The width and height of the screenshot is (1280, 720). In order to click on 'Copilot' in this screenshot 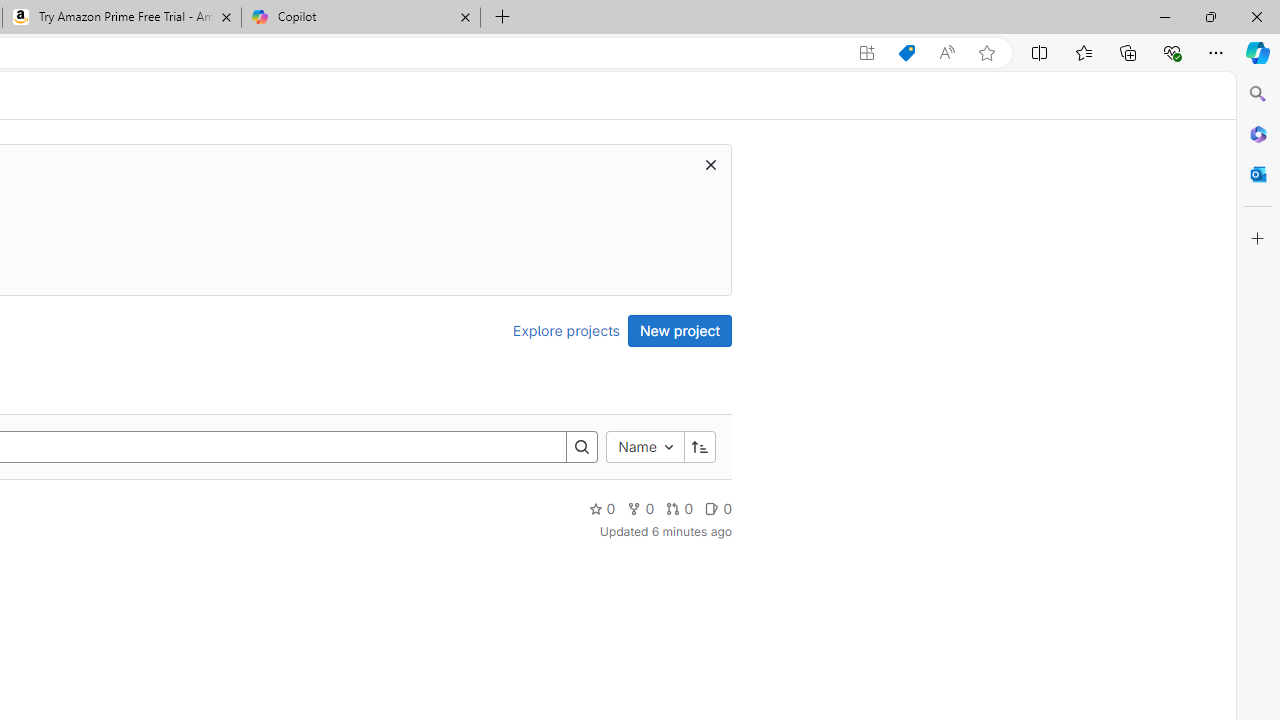, I will do `click(360, 17)`.